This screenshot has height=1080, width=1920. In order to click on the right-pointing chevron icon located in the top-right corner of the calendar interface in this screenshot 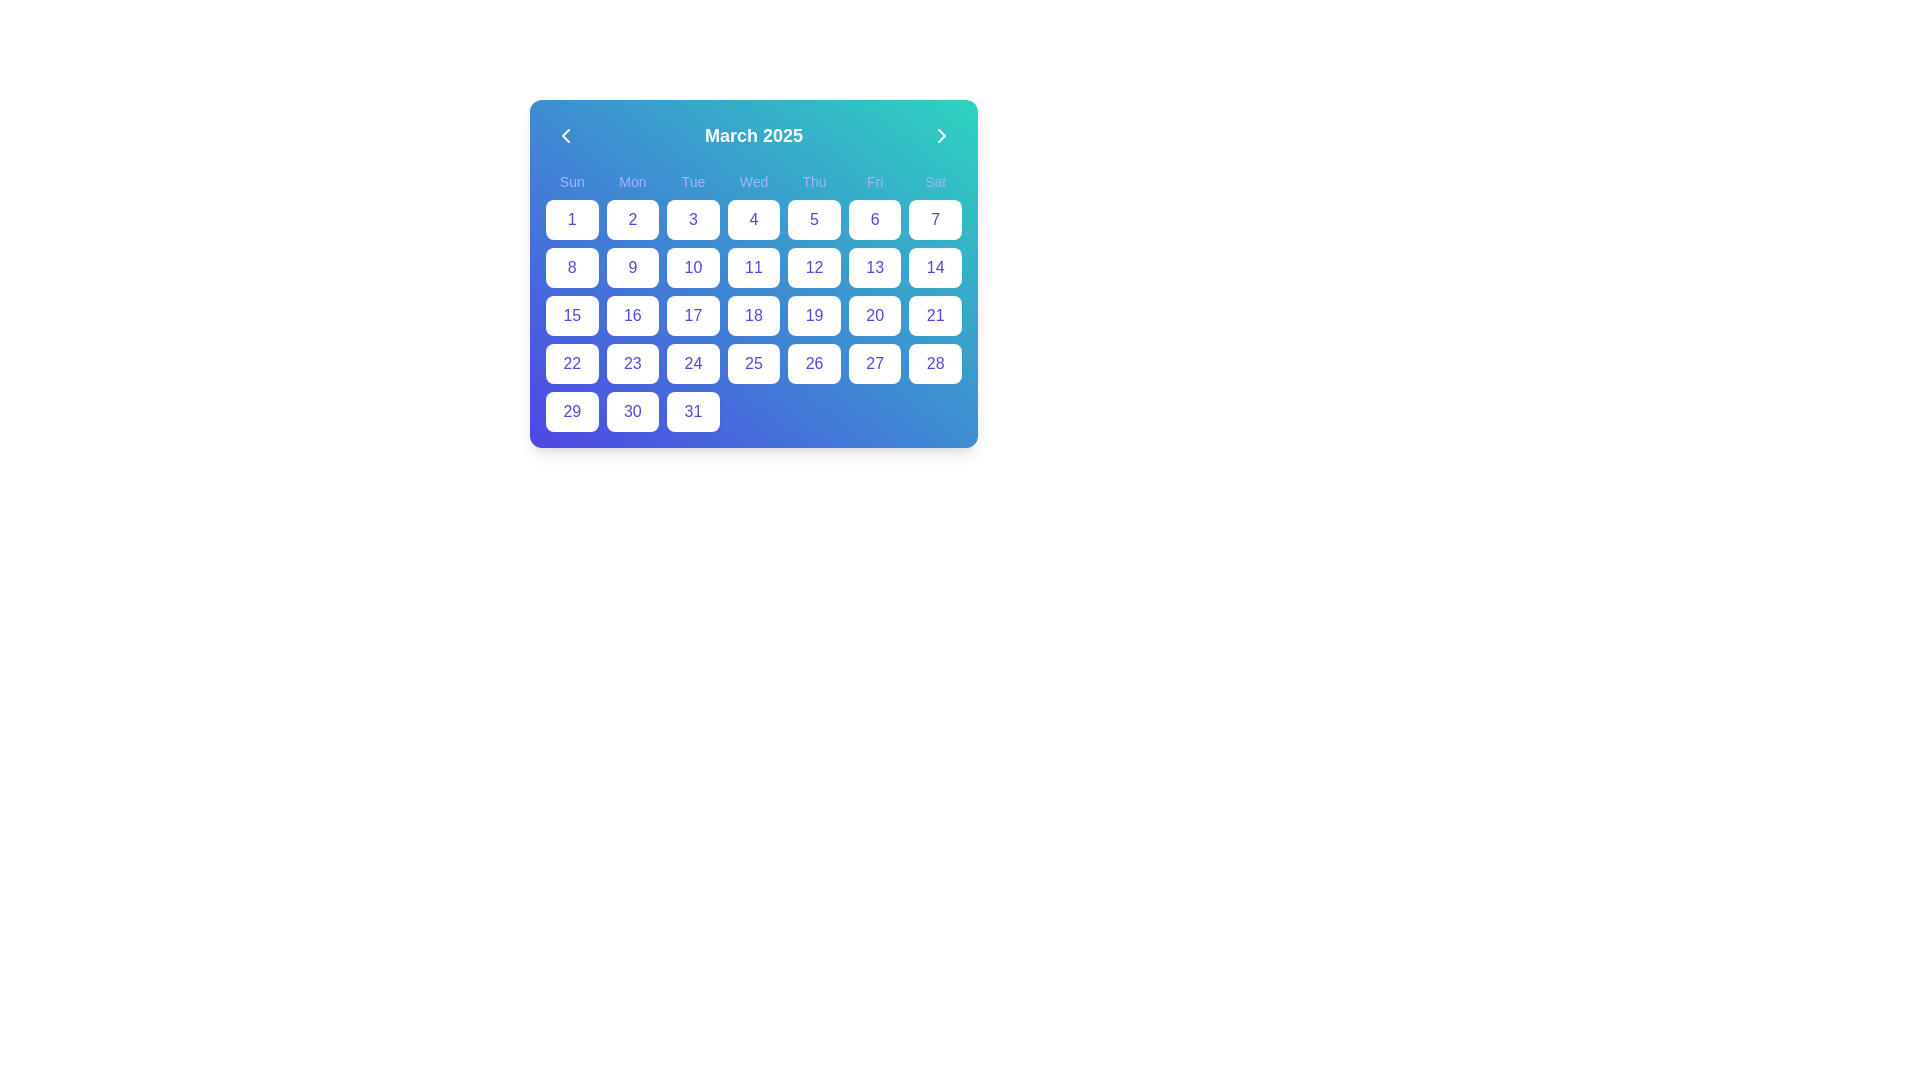, I will do `click(940, 135)`.